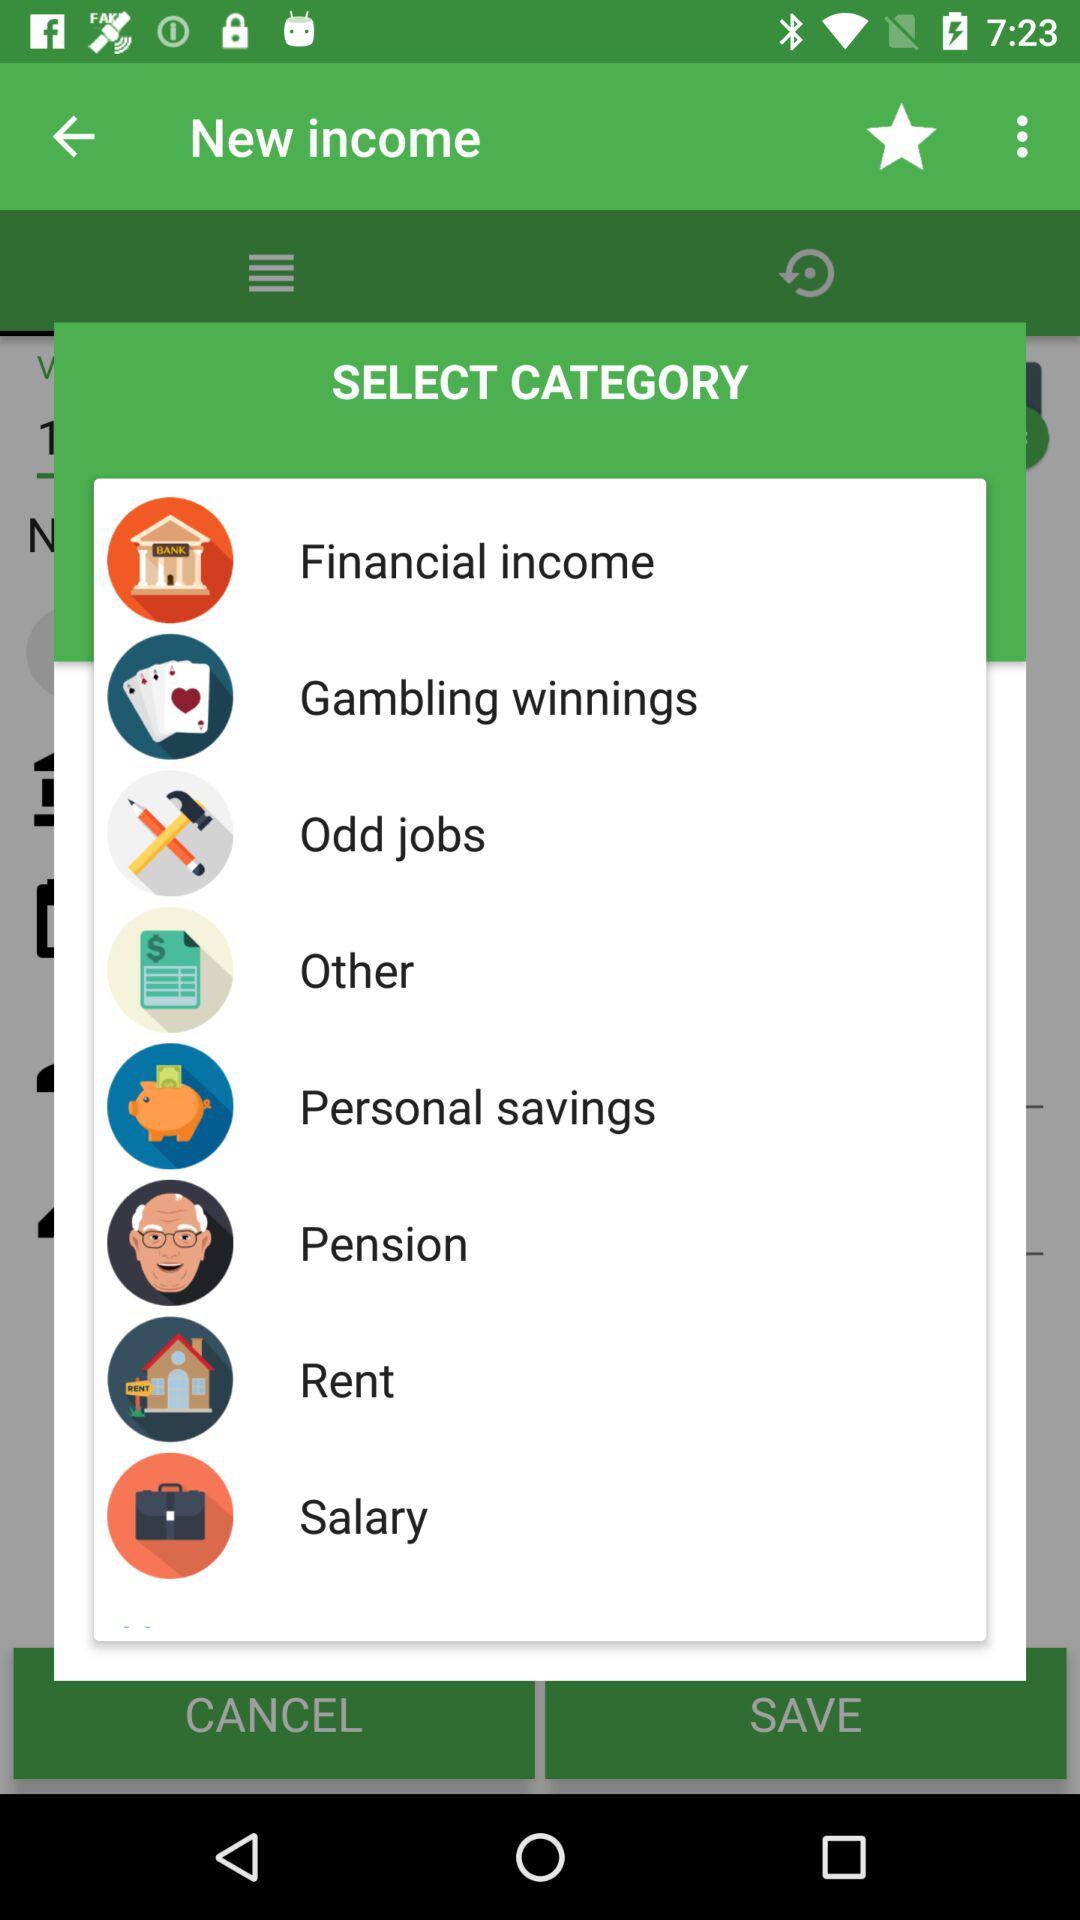 Image resolution: width=1080 pixels, height=1920 pixels. What do you see at coordinates (990, 411) in the screenshot?
I see `the avatar icon` at bounding box center [990, 411].